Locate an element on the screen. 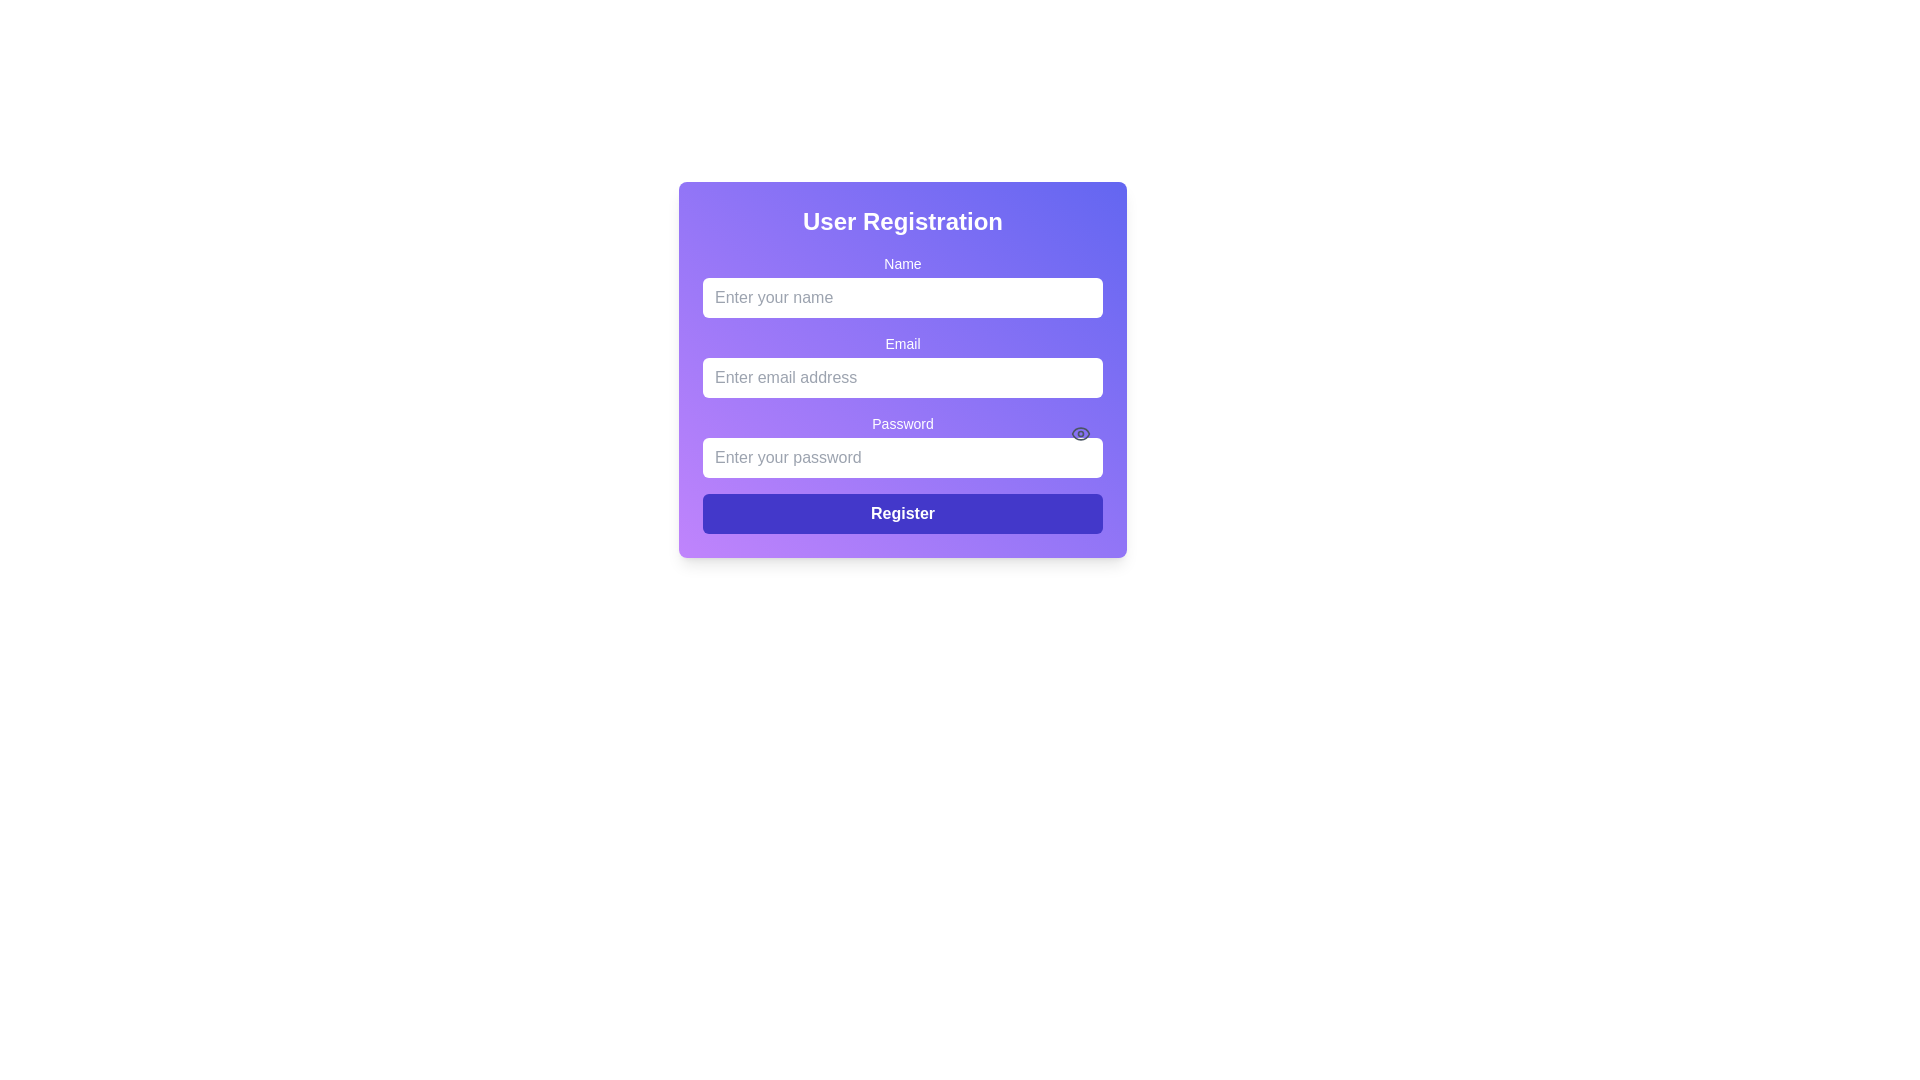  the eye icon button at the right end of the password input field is located at coordinates (1079, 433).